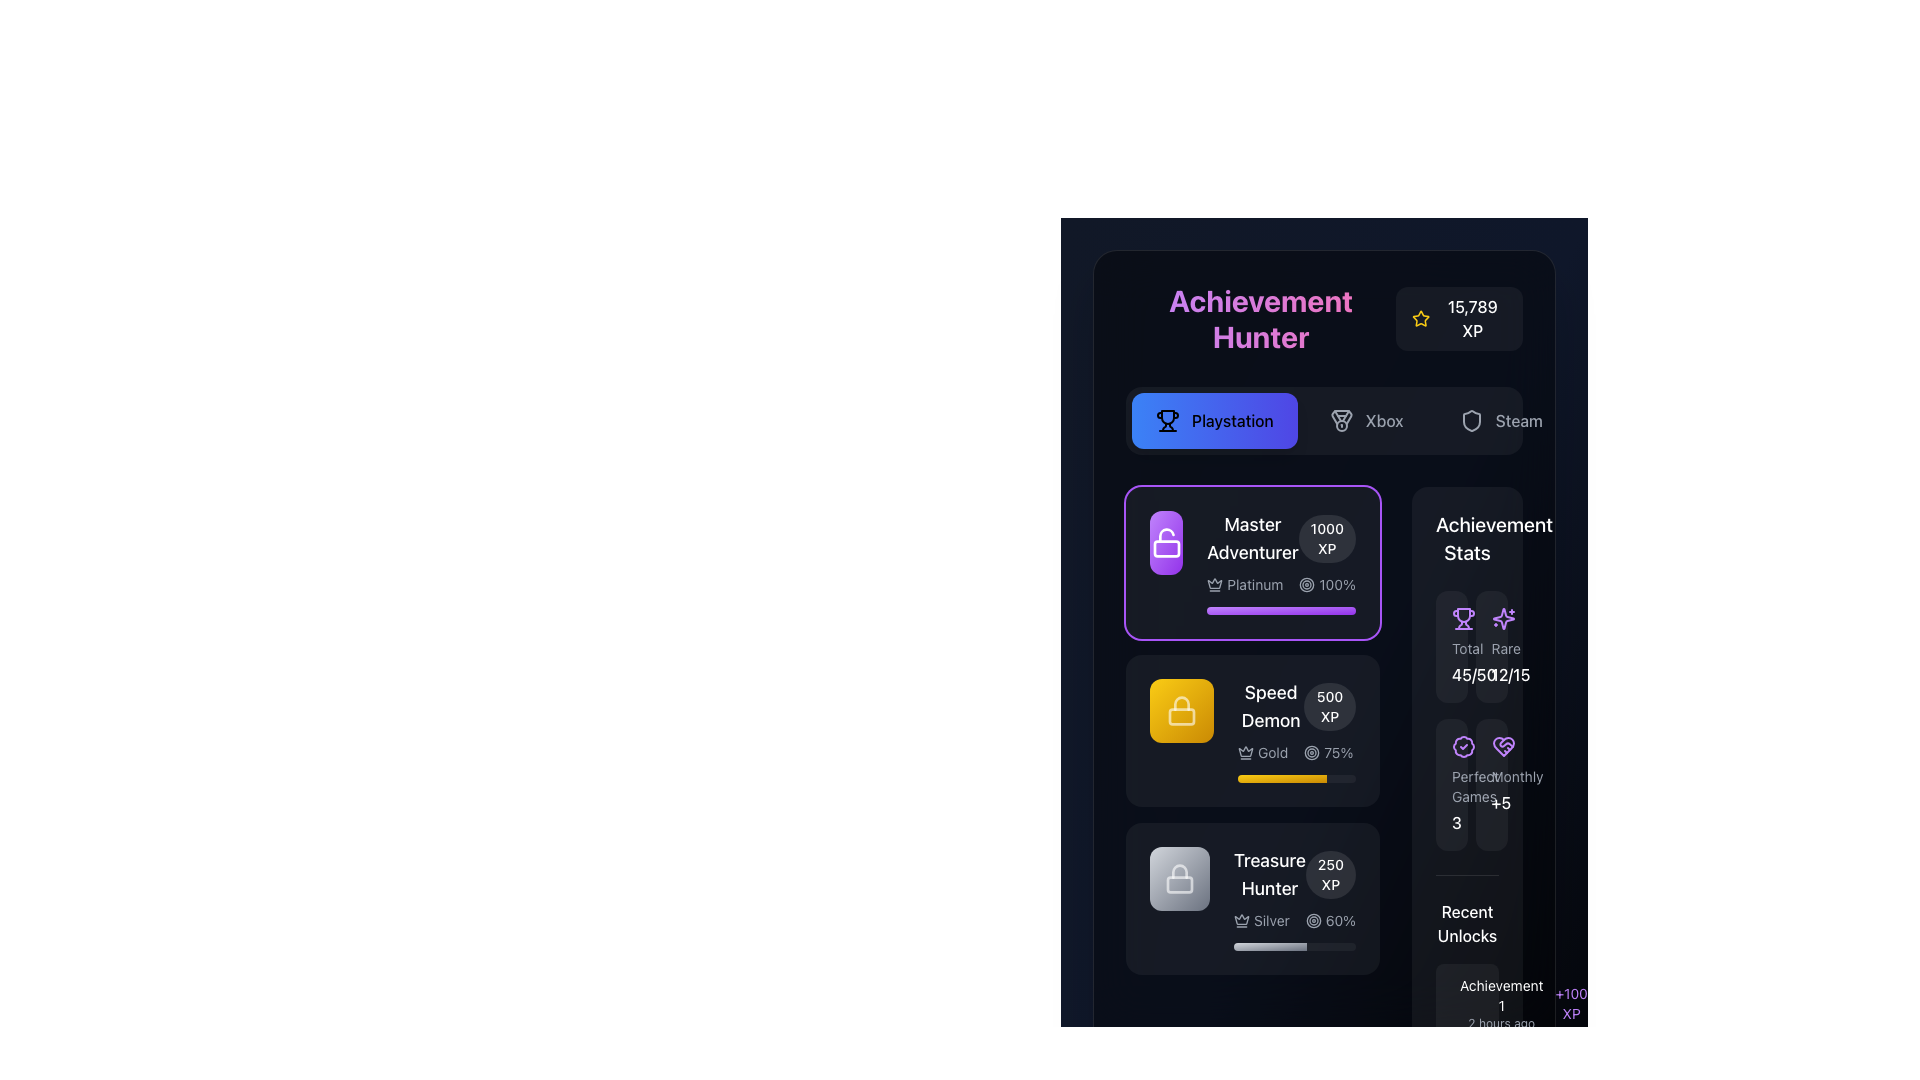 The width and height of the screenshot is (1920, 1080). I want to click on the static display row that shows the rank 'Platinum' and its percentage '100%' located in the lower section of the 'Master Adventurer' card, so click(1281, 585).